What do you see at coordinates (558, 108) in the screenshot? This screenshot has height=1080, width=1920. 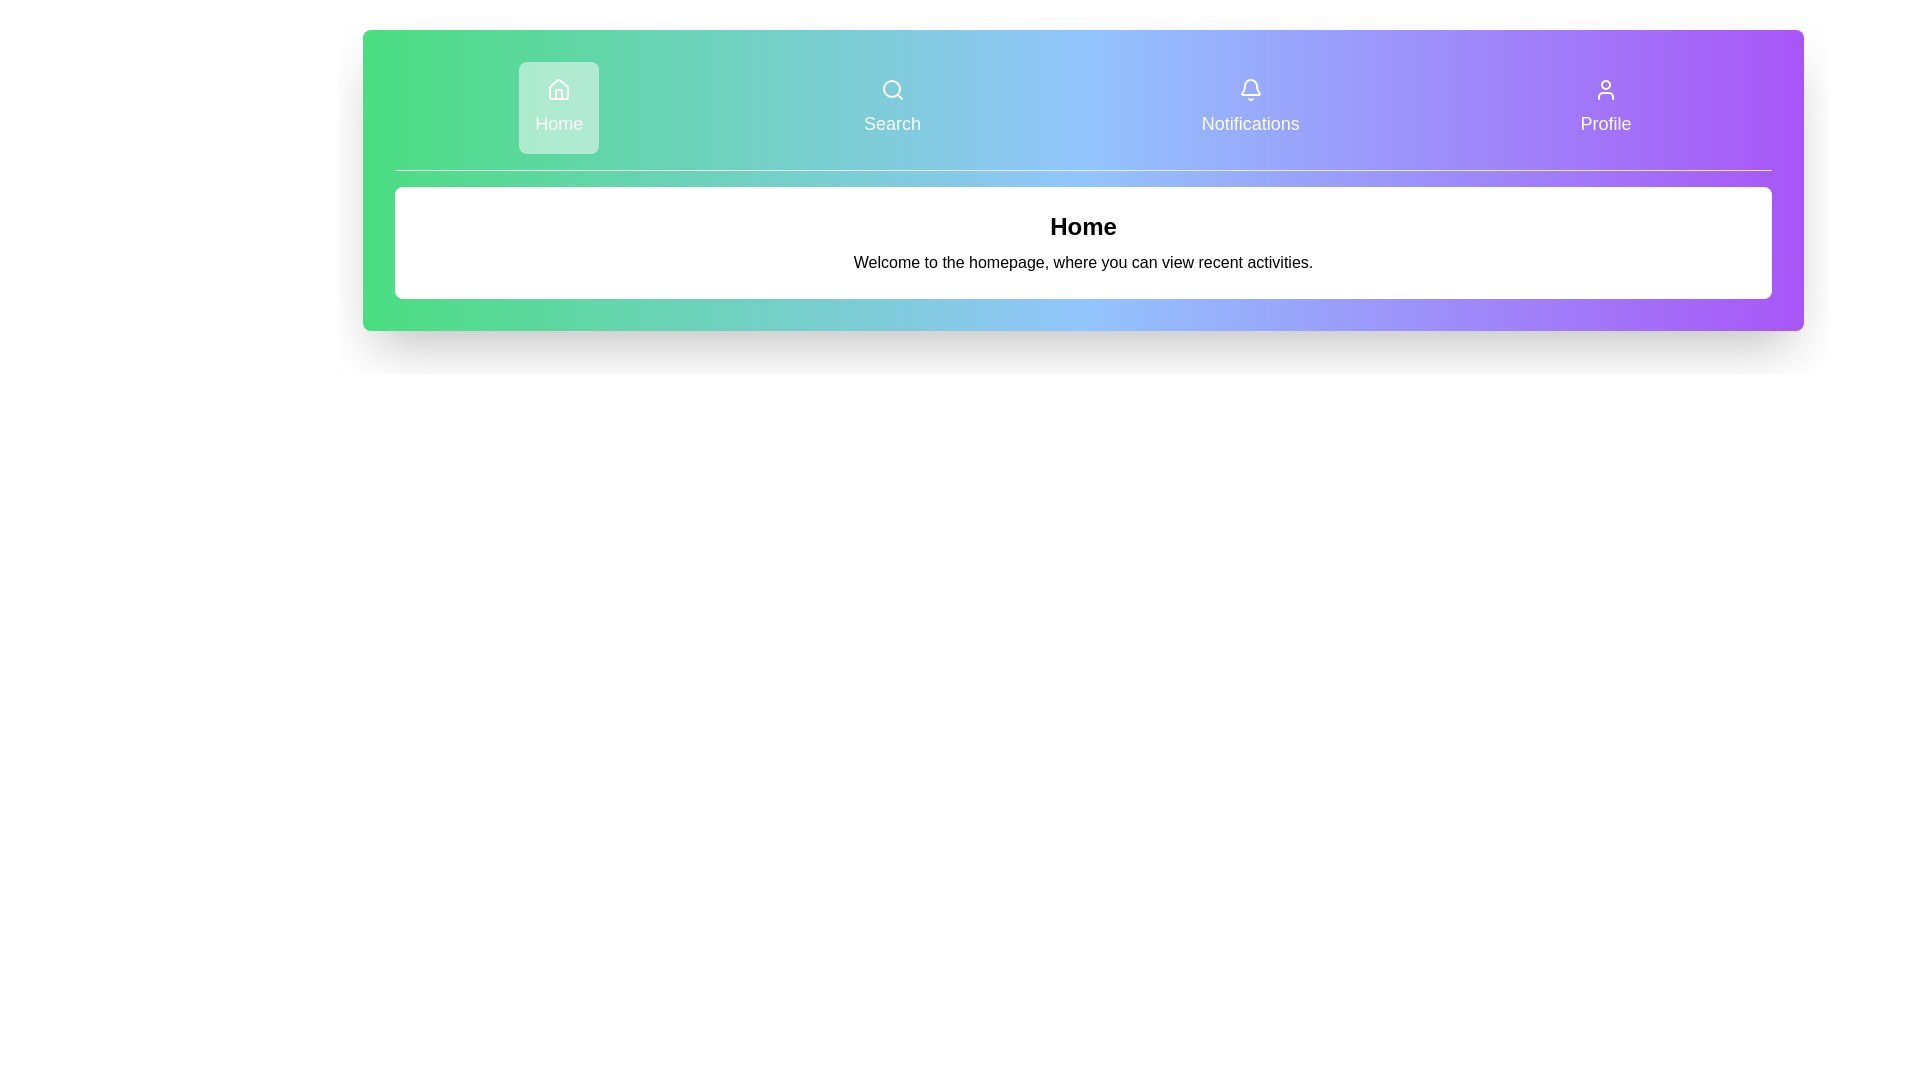 I see `the tab labeled Home to navigate to it` at bounding box center [558, 108].